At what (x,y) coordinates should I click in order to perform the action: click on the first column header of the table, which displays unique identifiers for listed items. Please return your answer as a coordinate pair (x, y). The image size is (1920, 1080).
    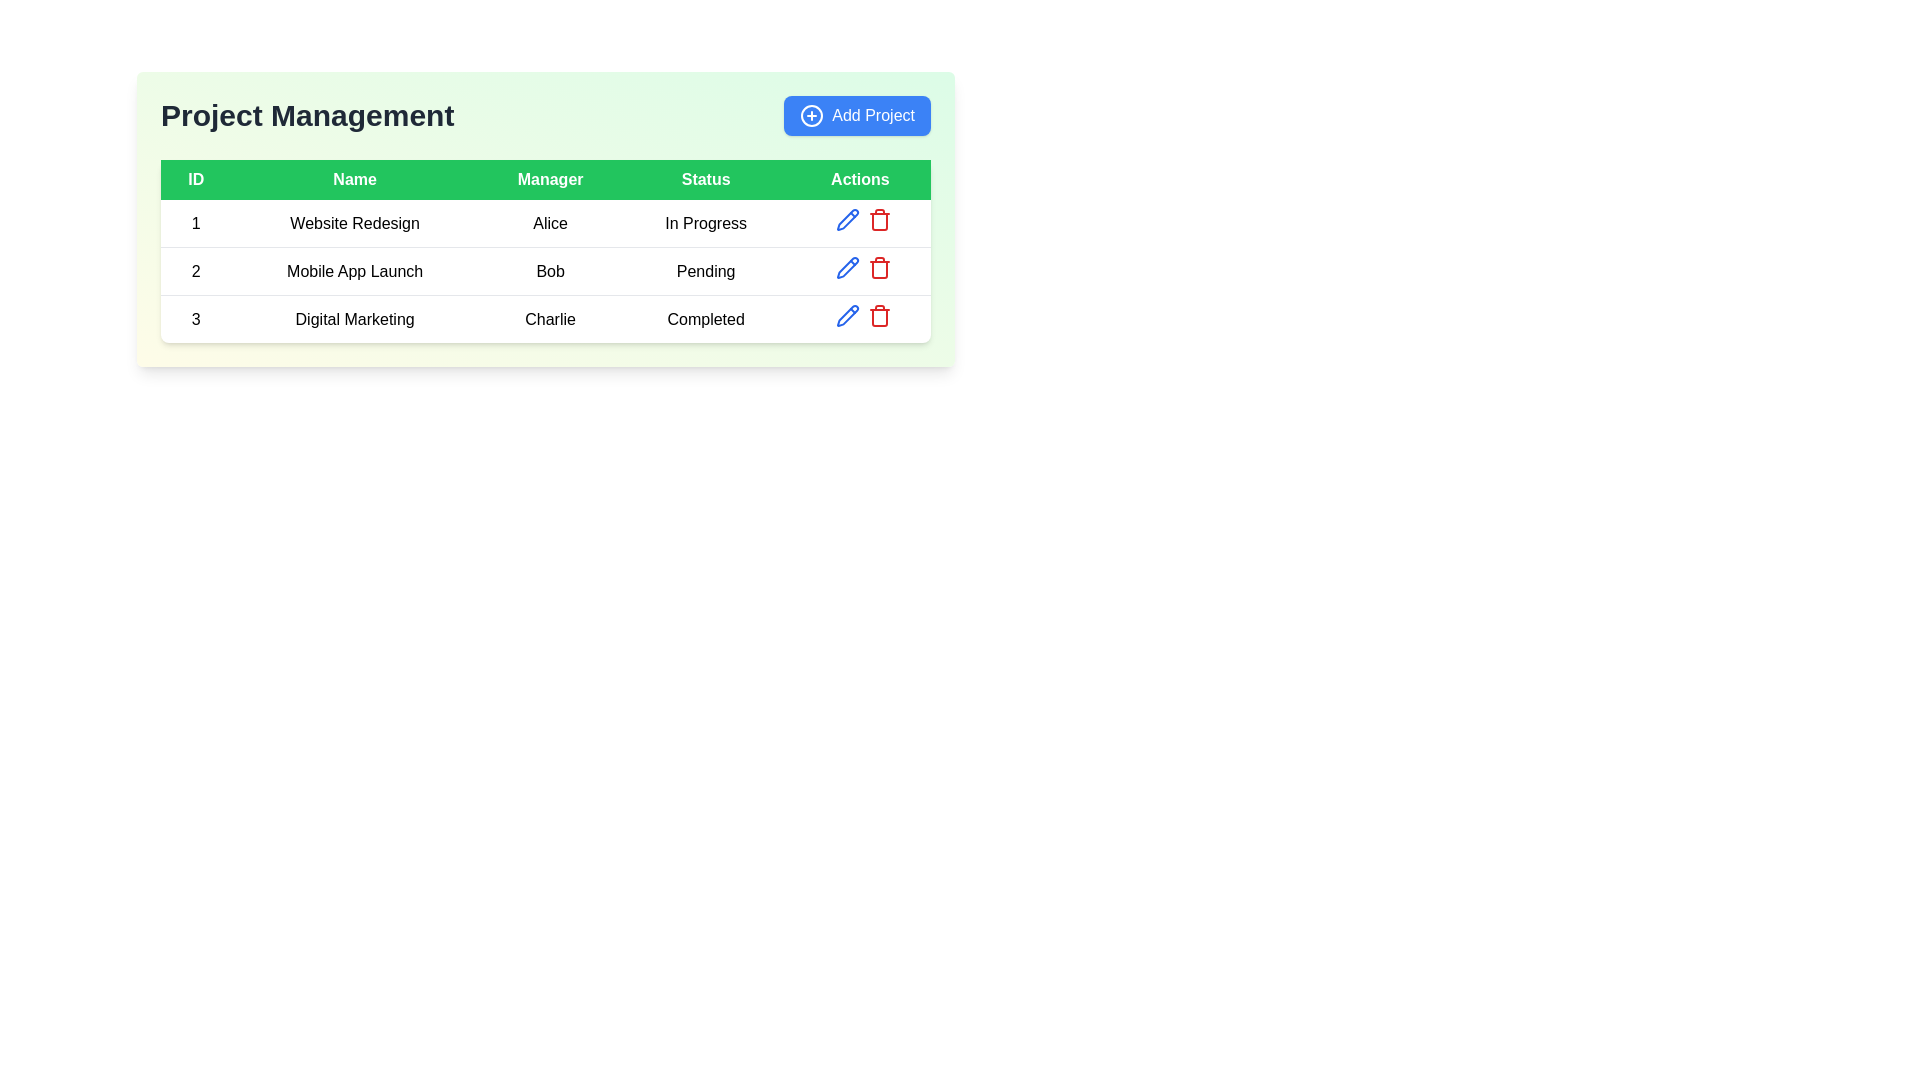
    Looking at the image, I should click on (196, 180).